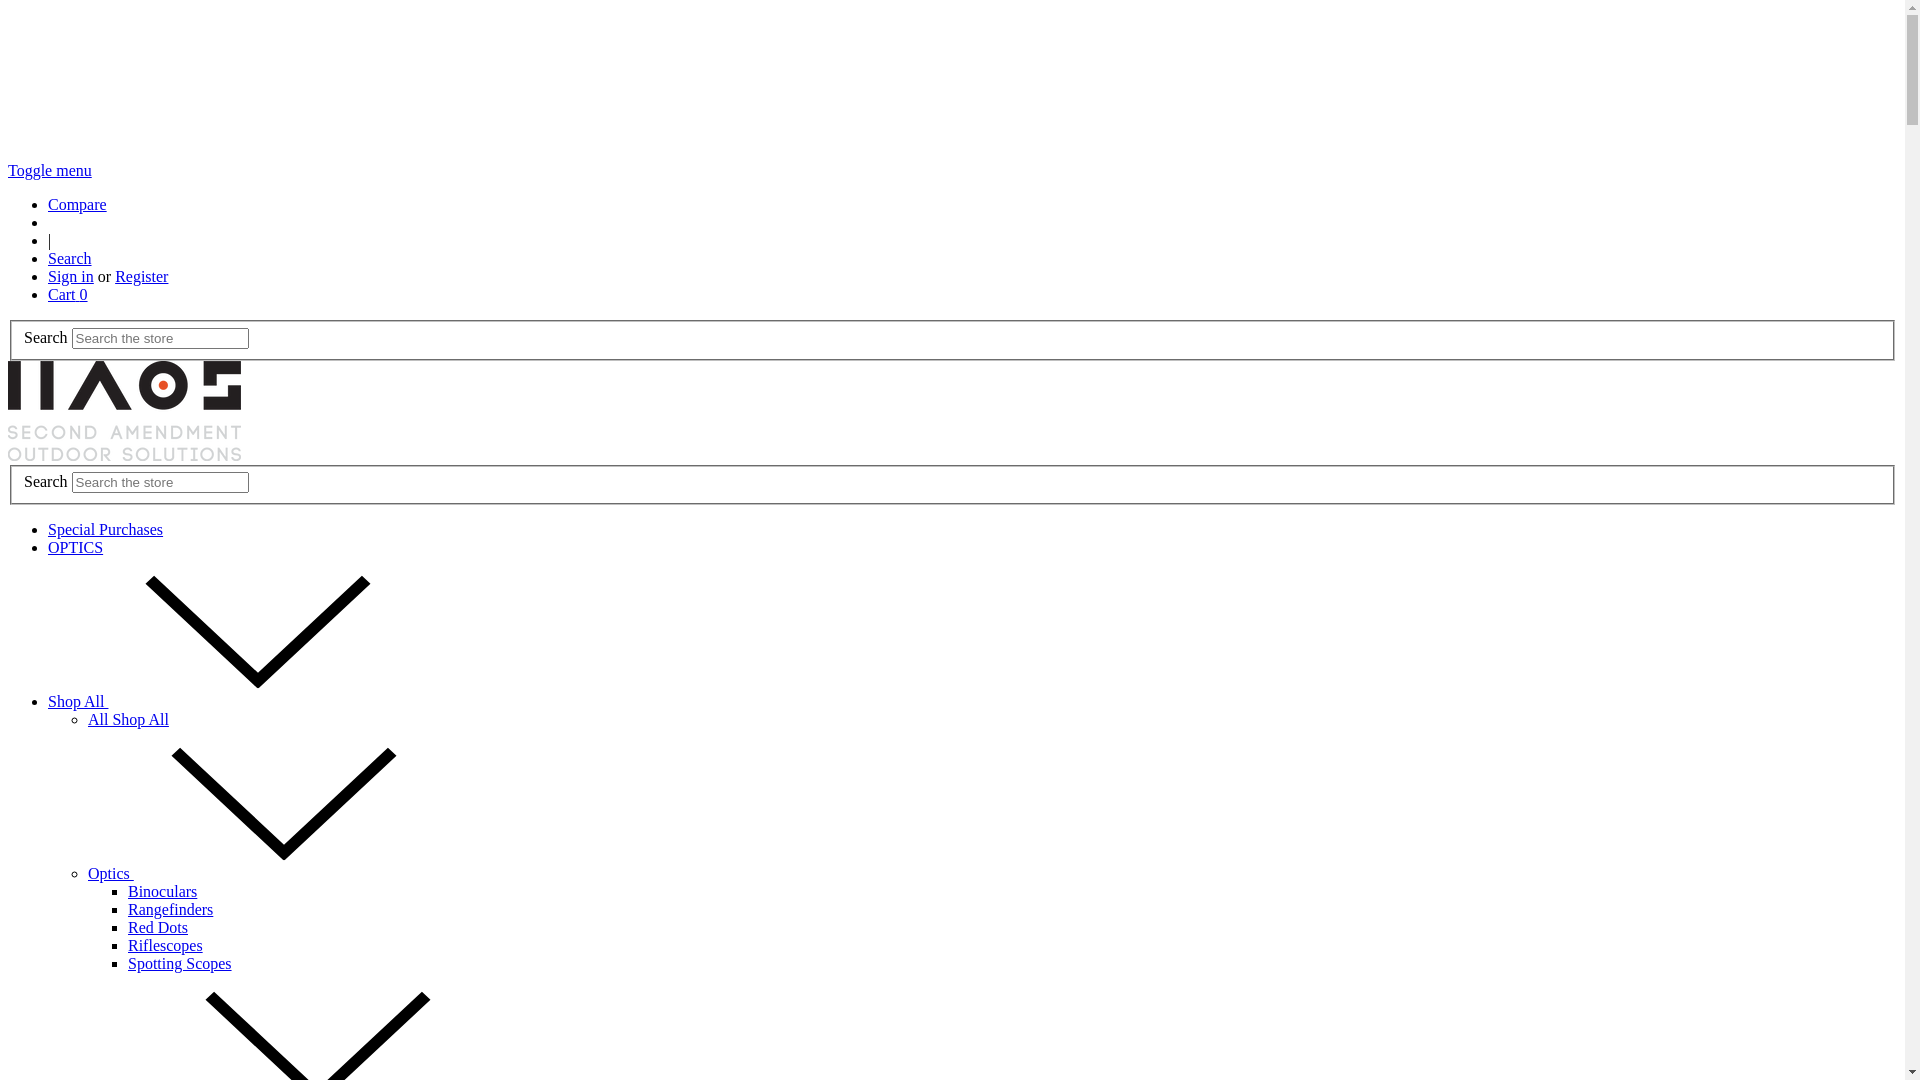  I want to click on 'Spotting Scopes', so click(127, 962).